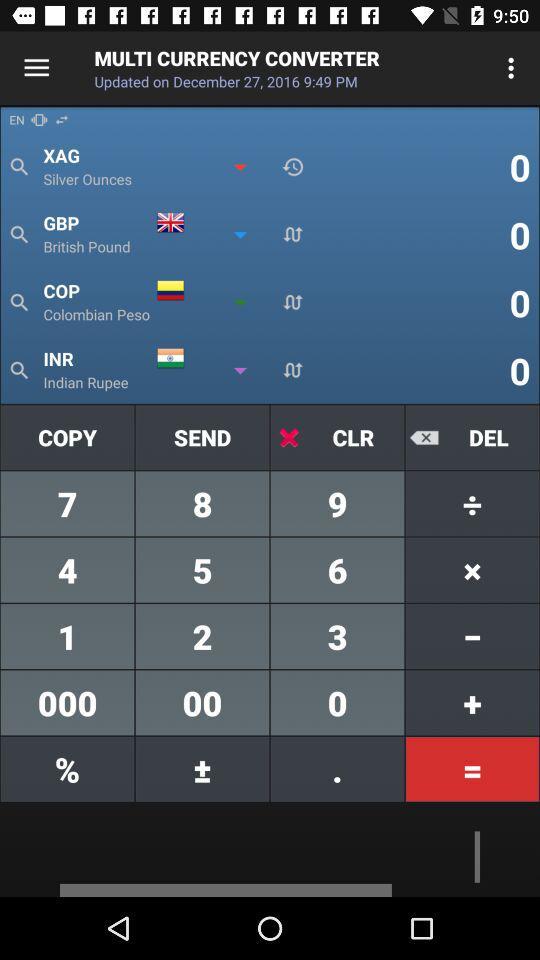  I want to click on the search icon, so click(18, 302).